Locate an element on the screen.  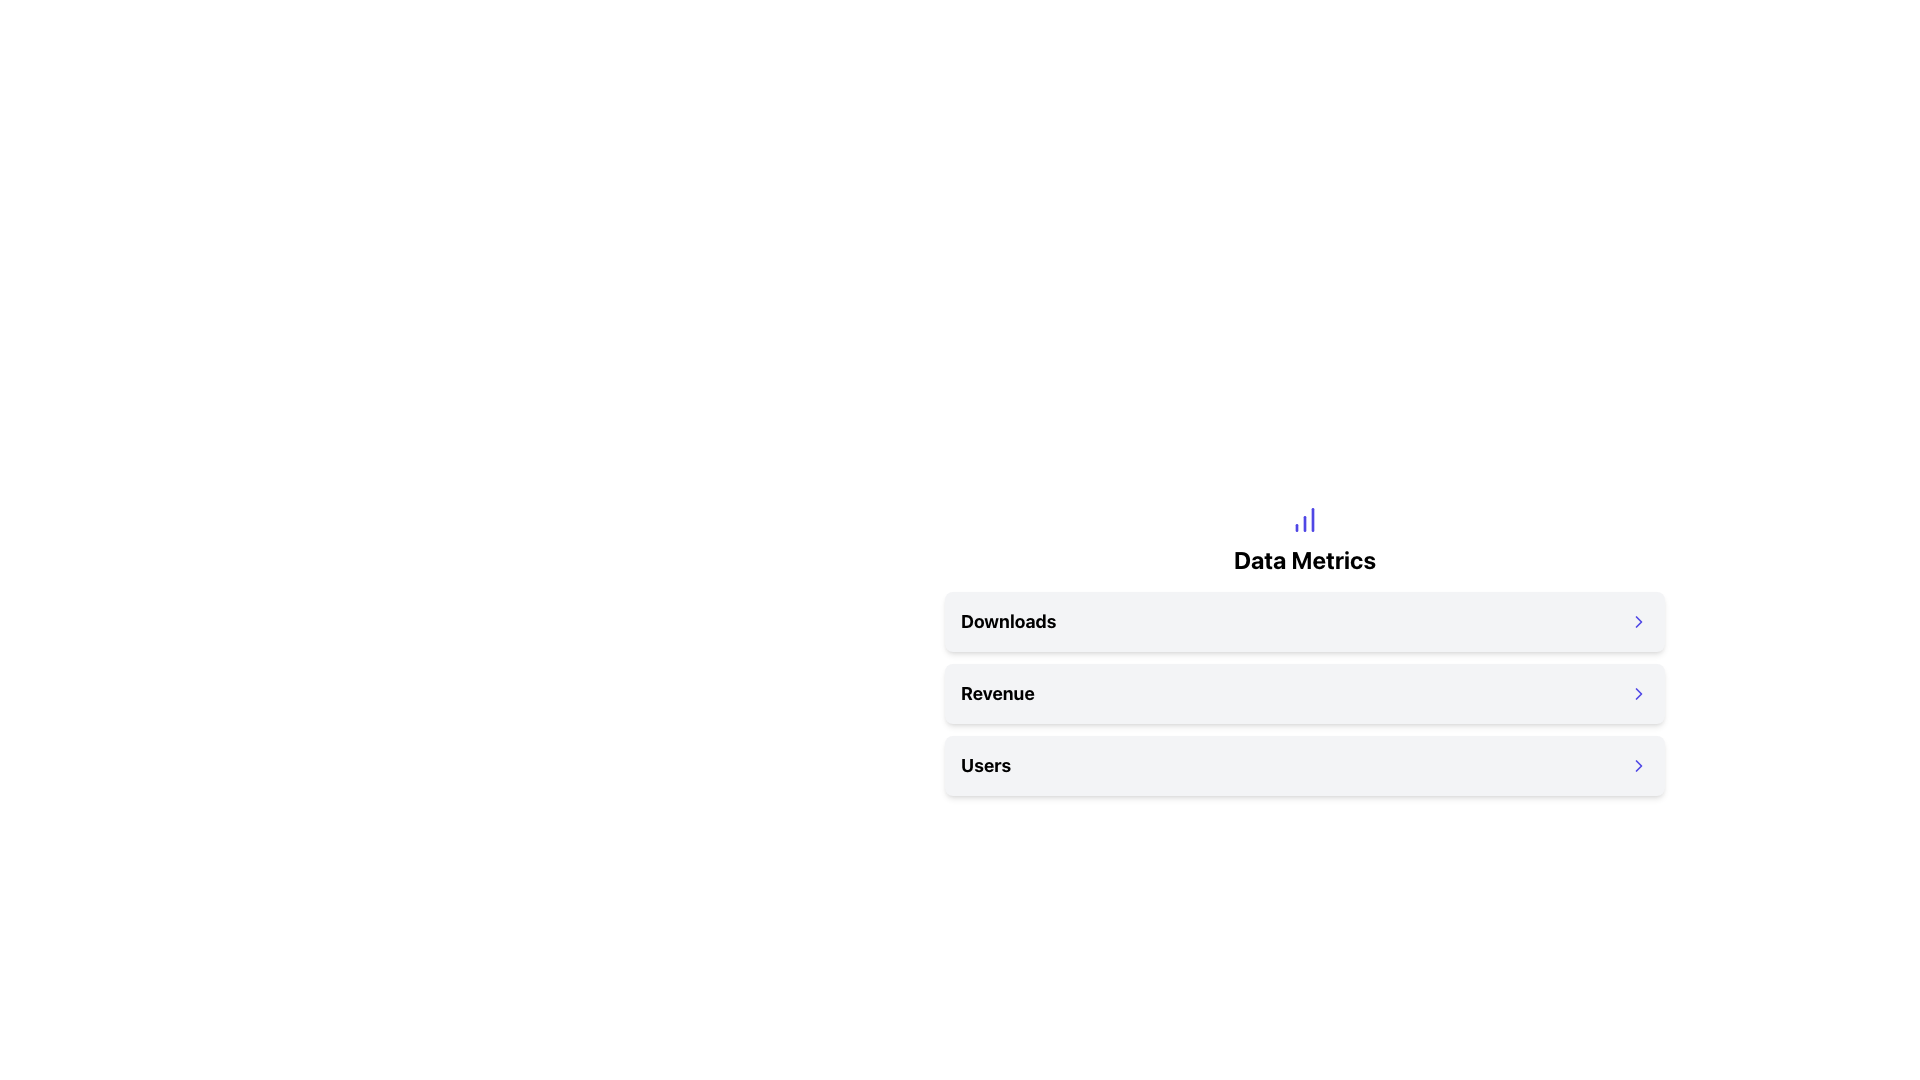
the statistics icon located in the 'Data Metrics' section, which is centered above the labeled rows such as 'Downloads', 'Revenue', and 'Users' is located at coordinates (1305, 519).